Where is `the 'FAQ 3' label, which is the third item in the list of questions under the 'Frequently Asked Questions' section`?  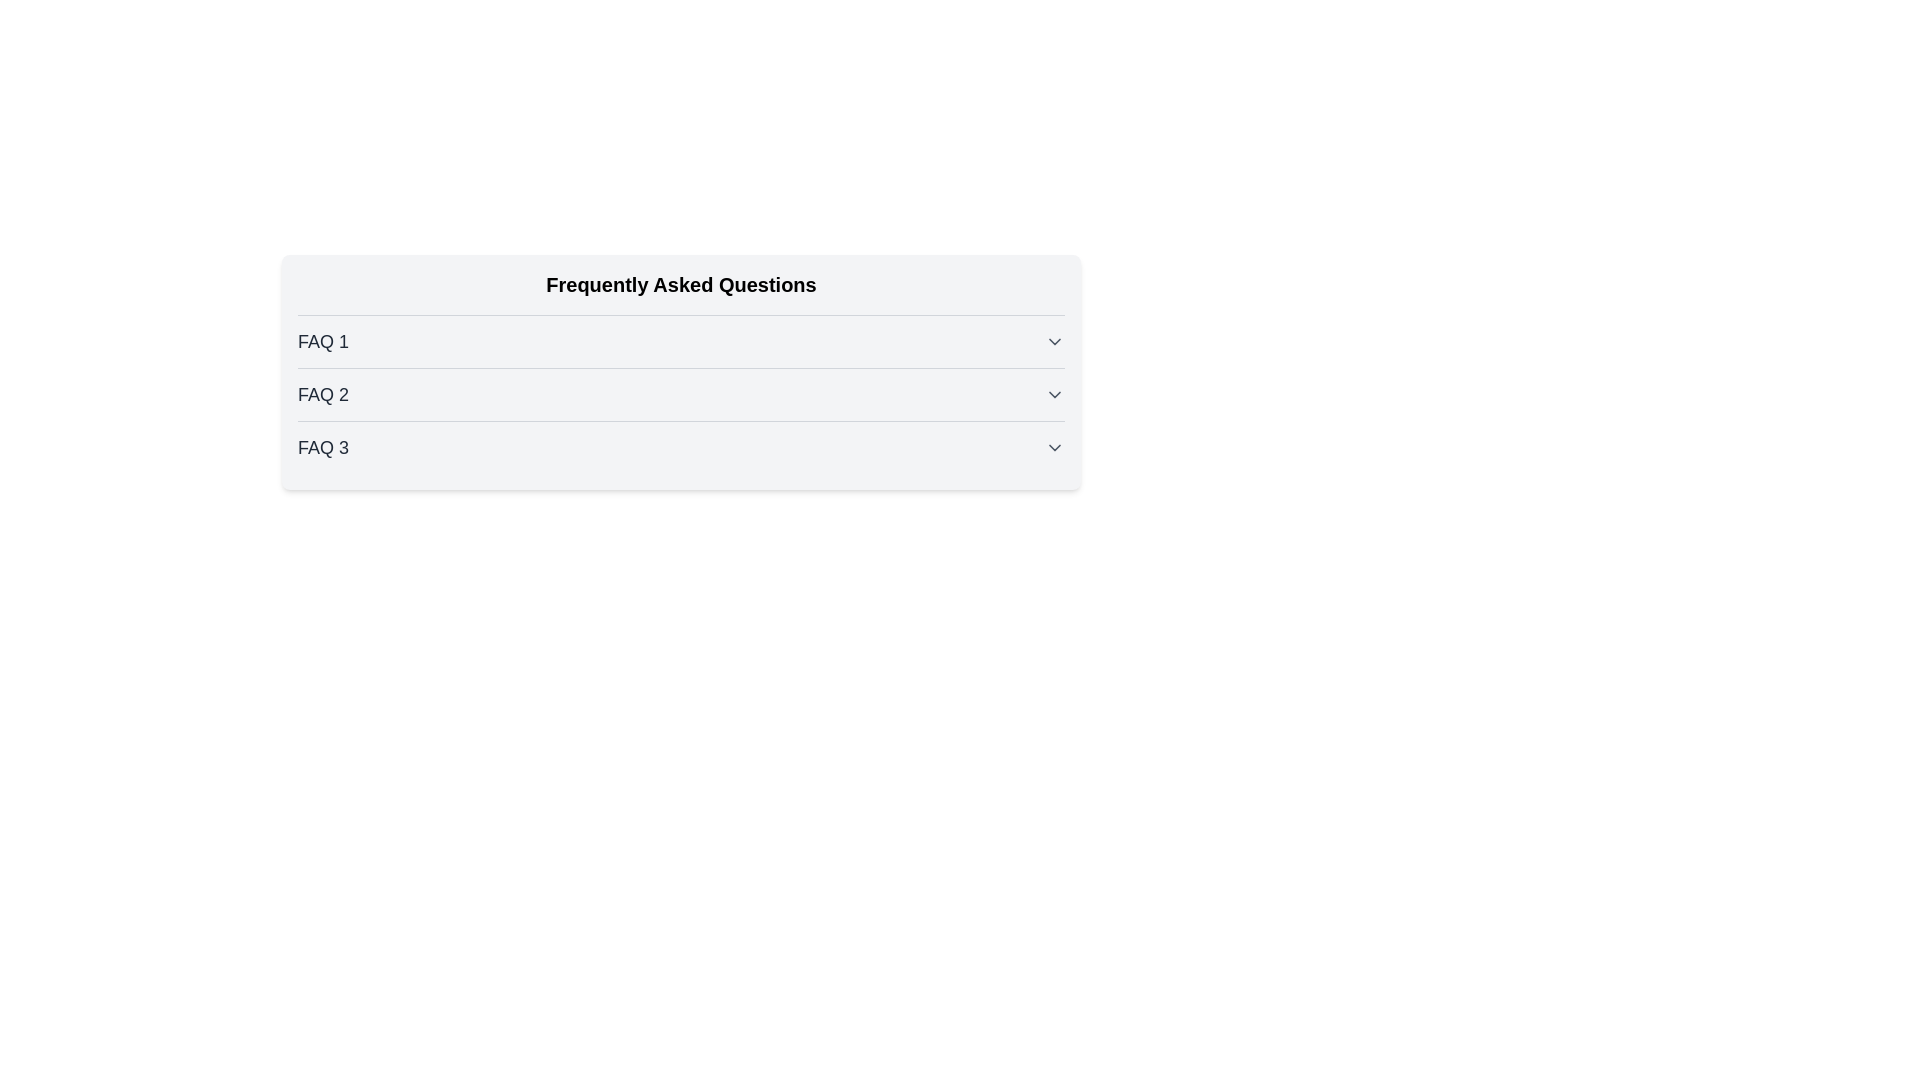 the 'FAQ 3' label, which is the third item in the list of questions under the 'Frequently Asked Questions' section is located at coordinates (323, 446).